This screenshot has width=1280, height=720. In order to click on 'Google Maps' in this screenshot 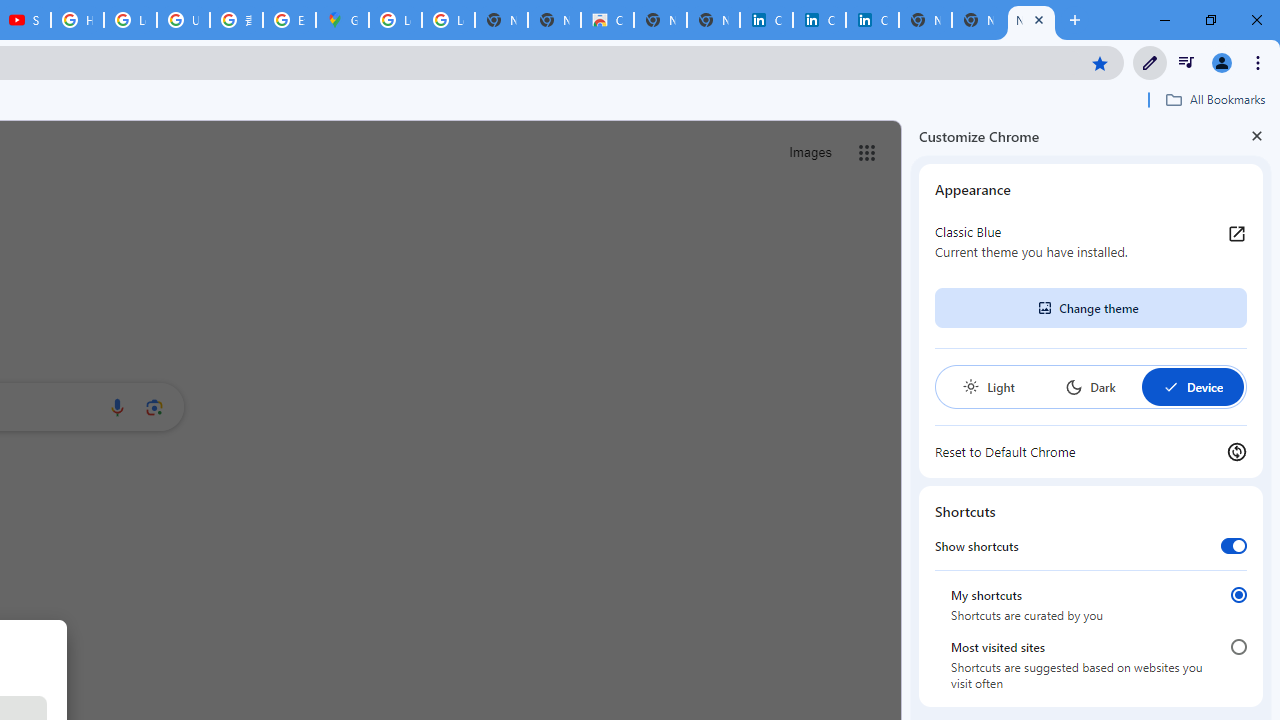, I will do `click(342, 20)`.